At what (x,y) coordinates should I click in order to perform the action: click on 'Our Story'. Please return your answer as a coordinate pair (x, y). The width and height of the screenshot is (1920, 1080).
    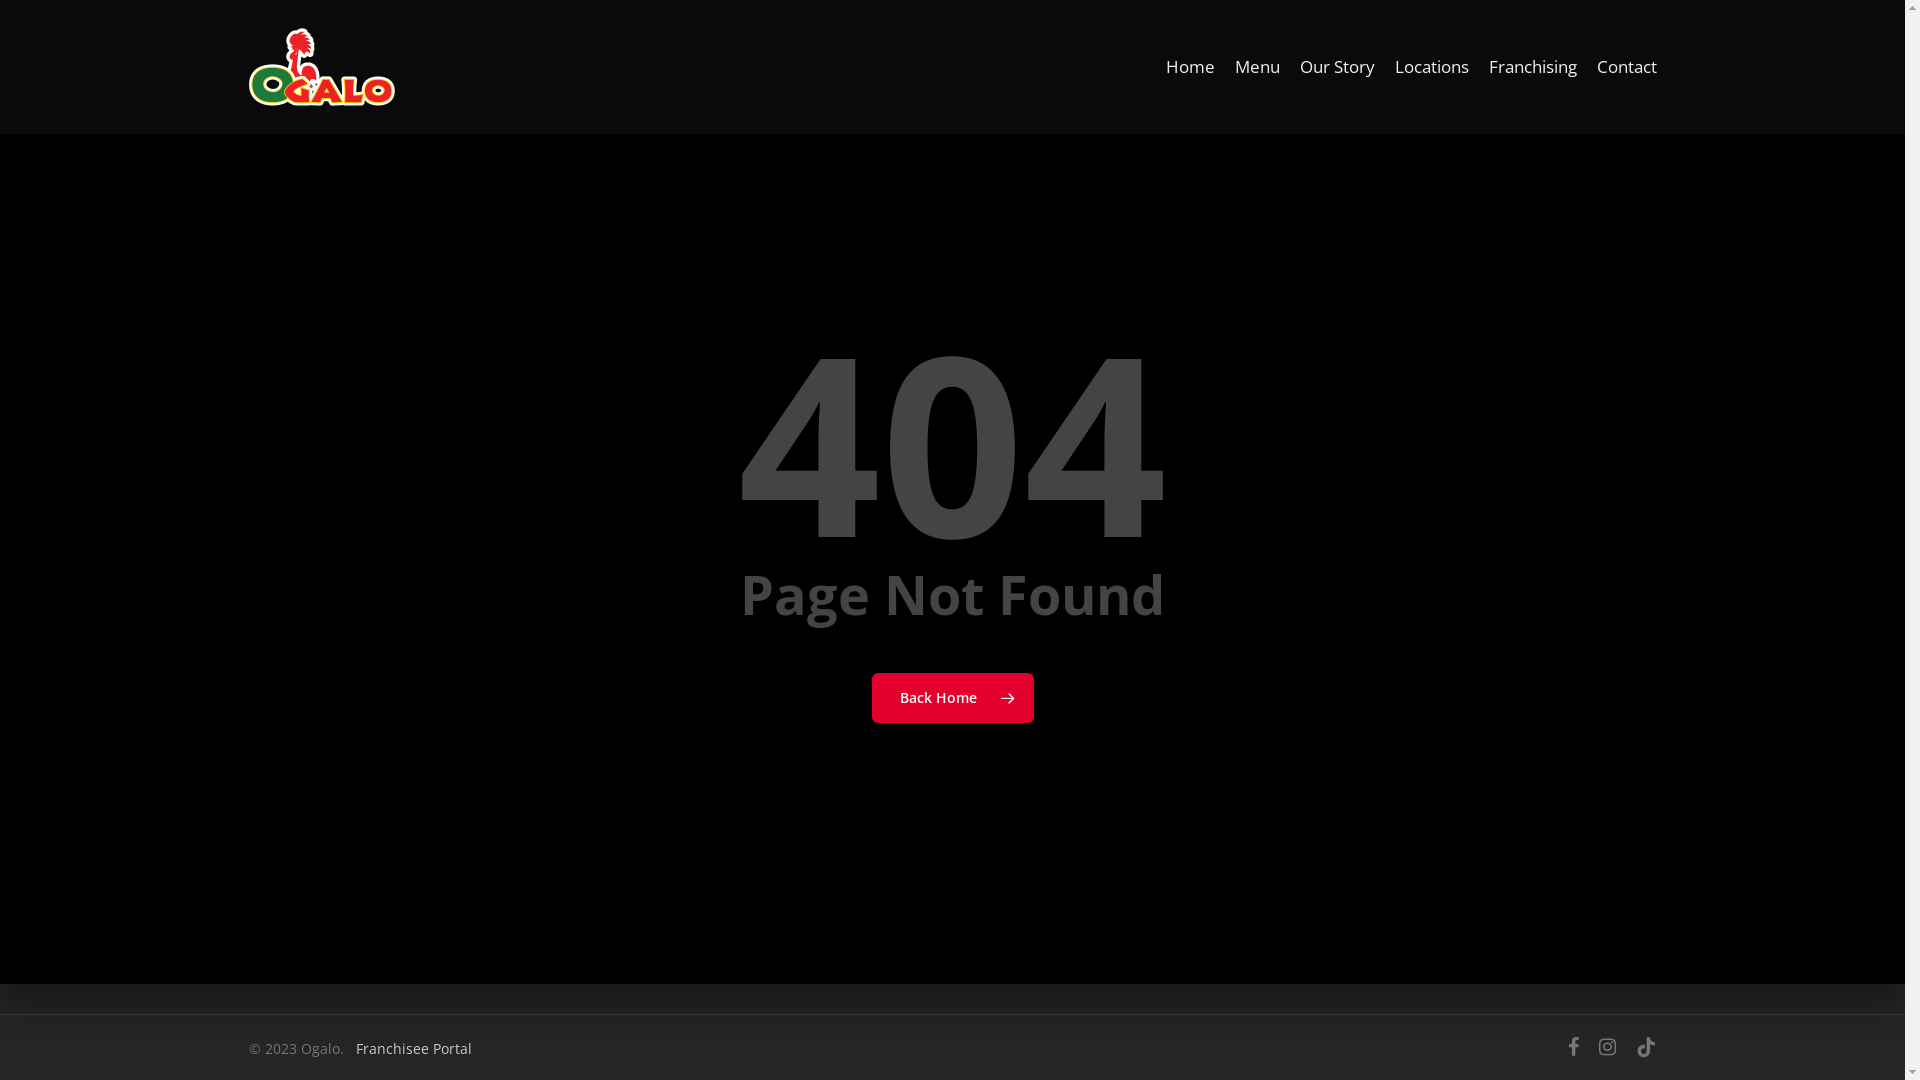
    Looking at the image, I should click on (1337, 65).